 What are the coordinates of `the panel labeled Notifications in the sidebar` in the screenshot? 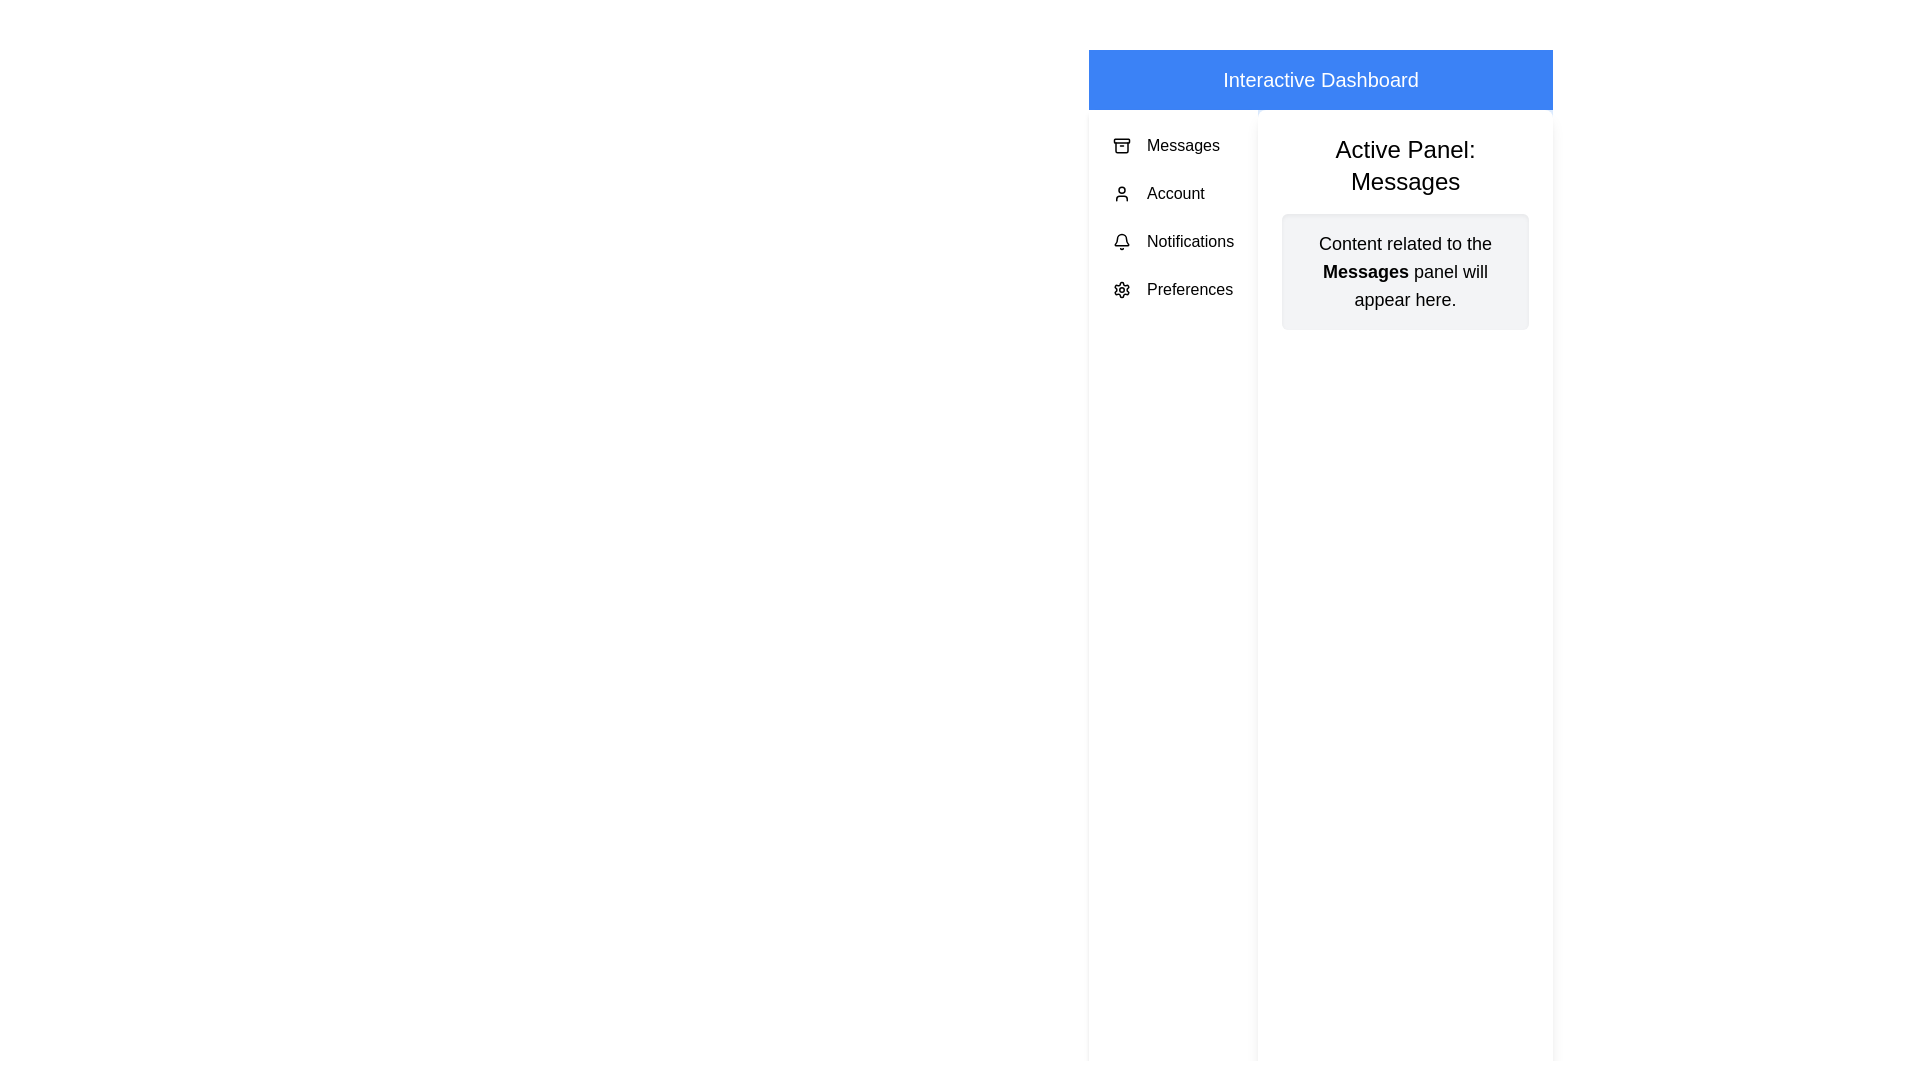 It's located at (1173, 241).